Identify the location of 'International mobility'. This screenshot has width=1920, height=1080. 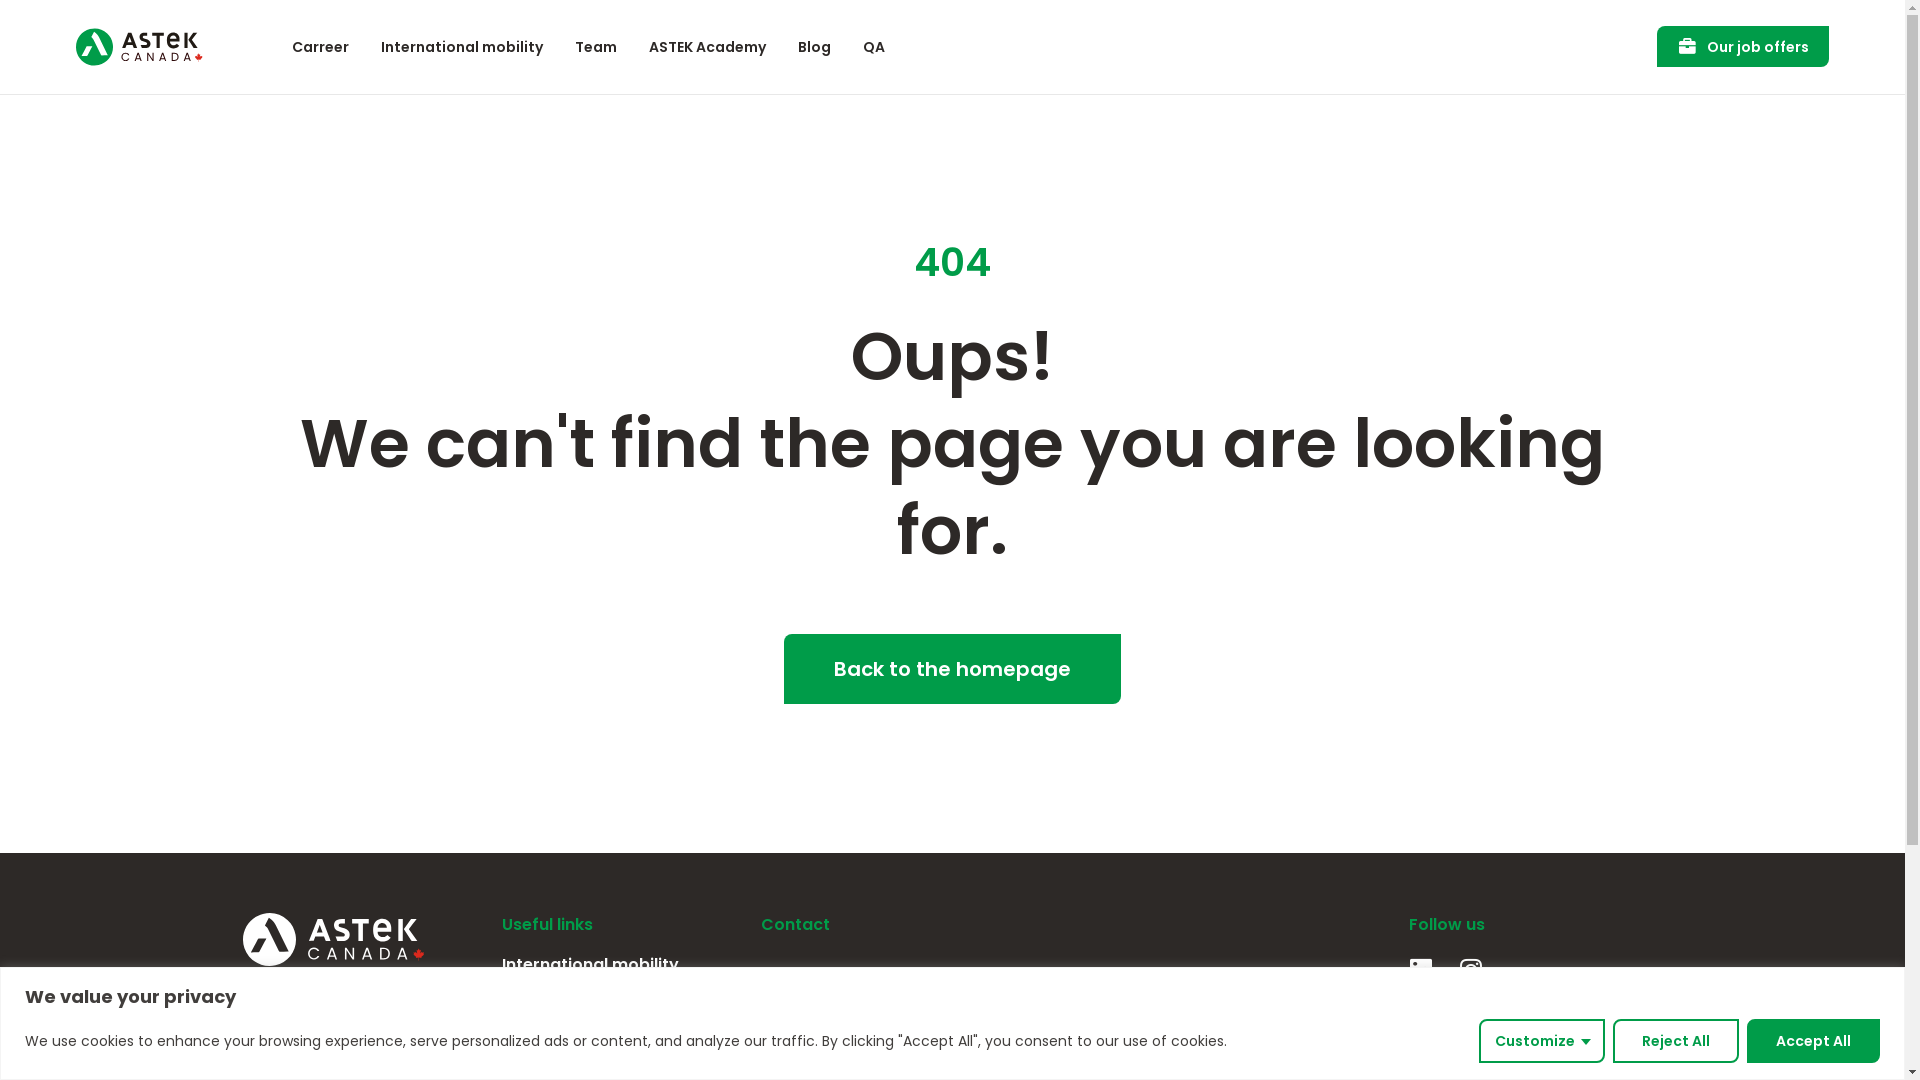
(620, 963).